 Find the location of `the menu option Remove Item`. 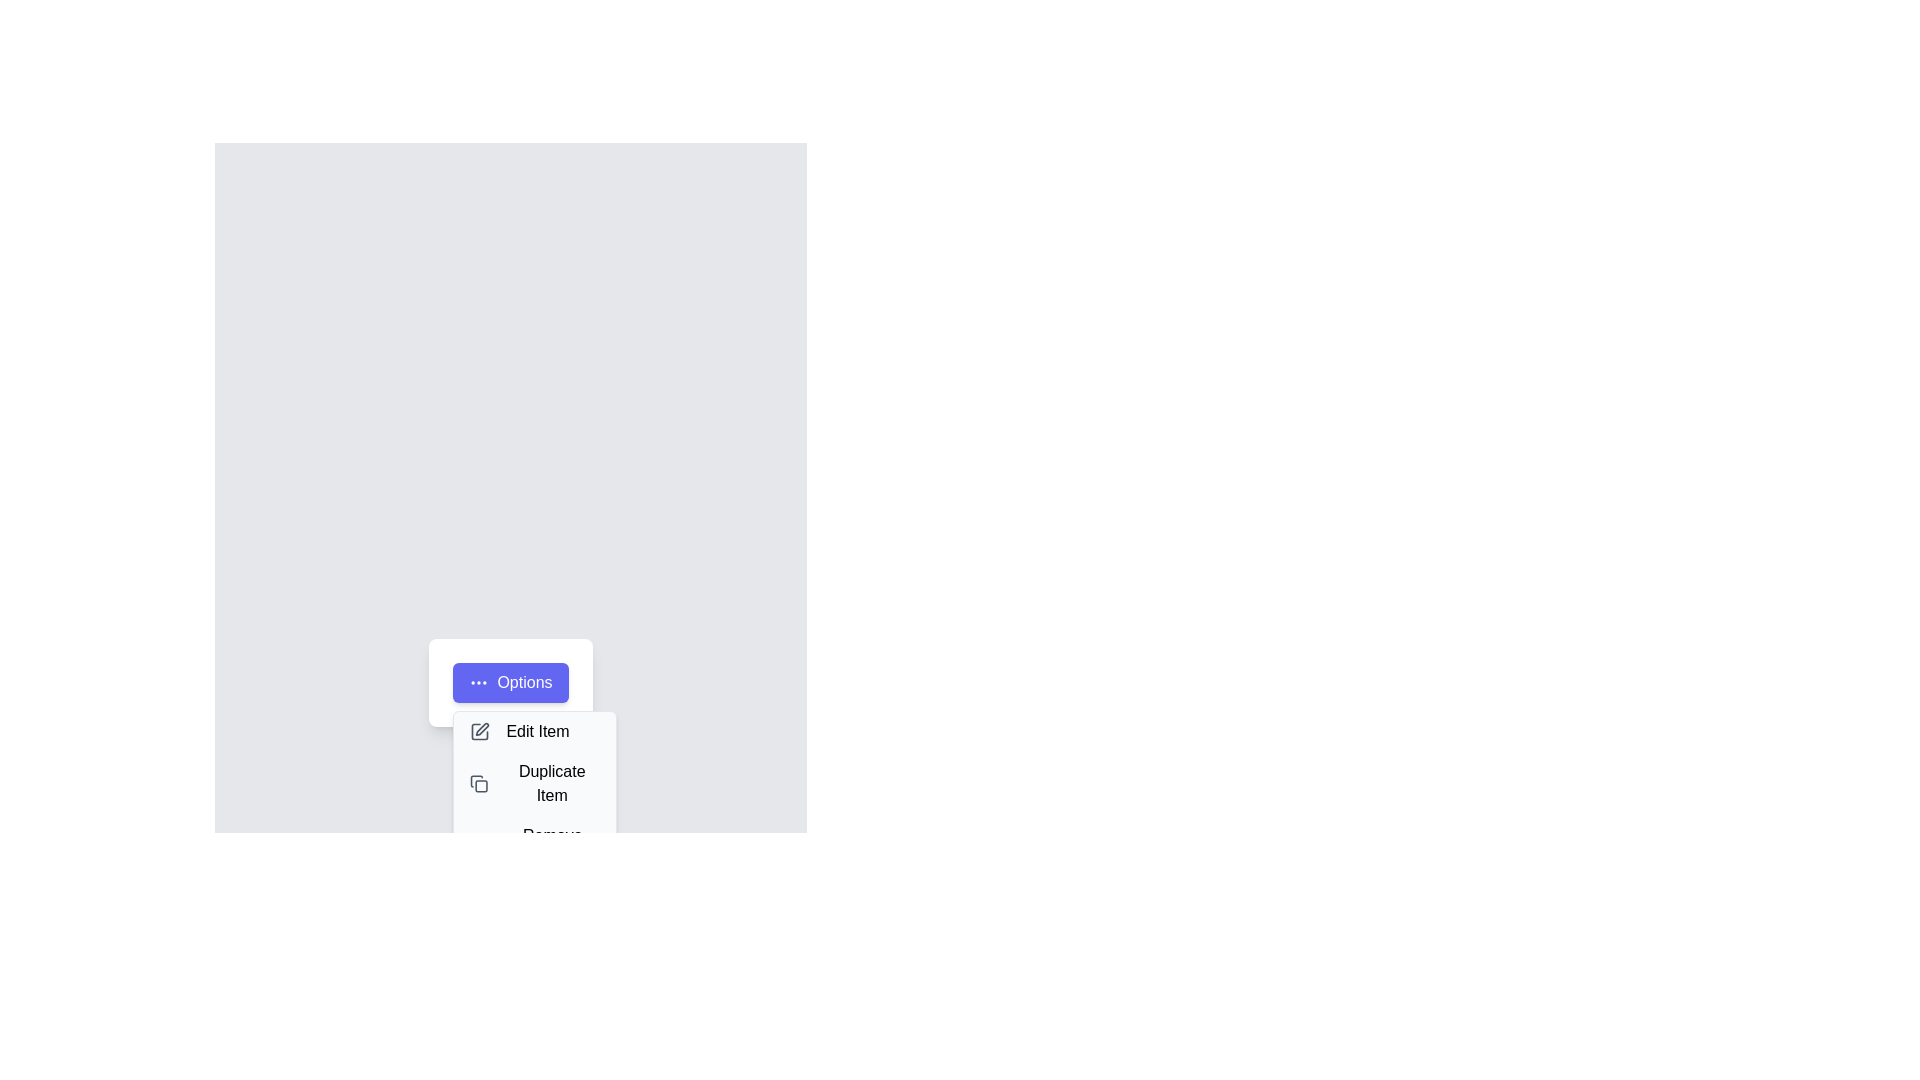

the menu option Remove Item is located at coordinates (534, 848).